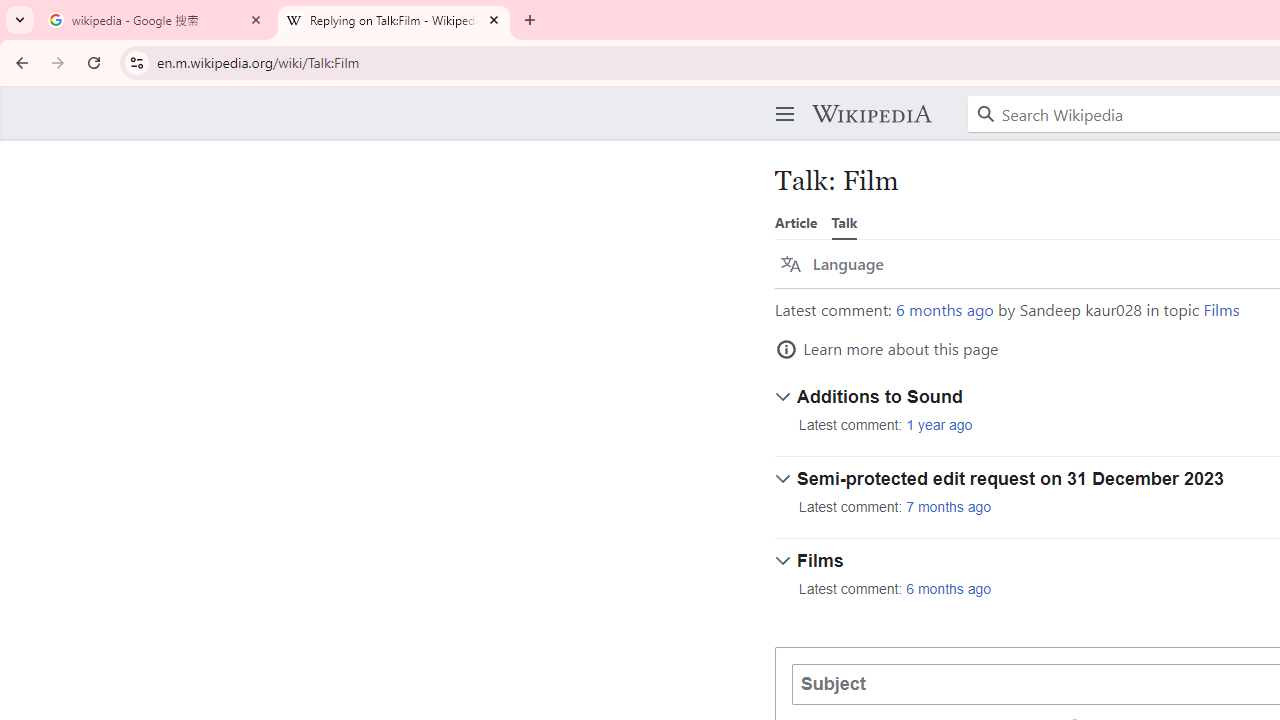 The image size is (1280, 720). What do you see at coordinates (795, 222) in the screenshot?
I see `'Article'` at bounding box center [795, 222].